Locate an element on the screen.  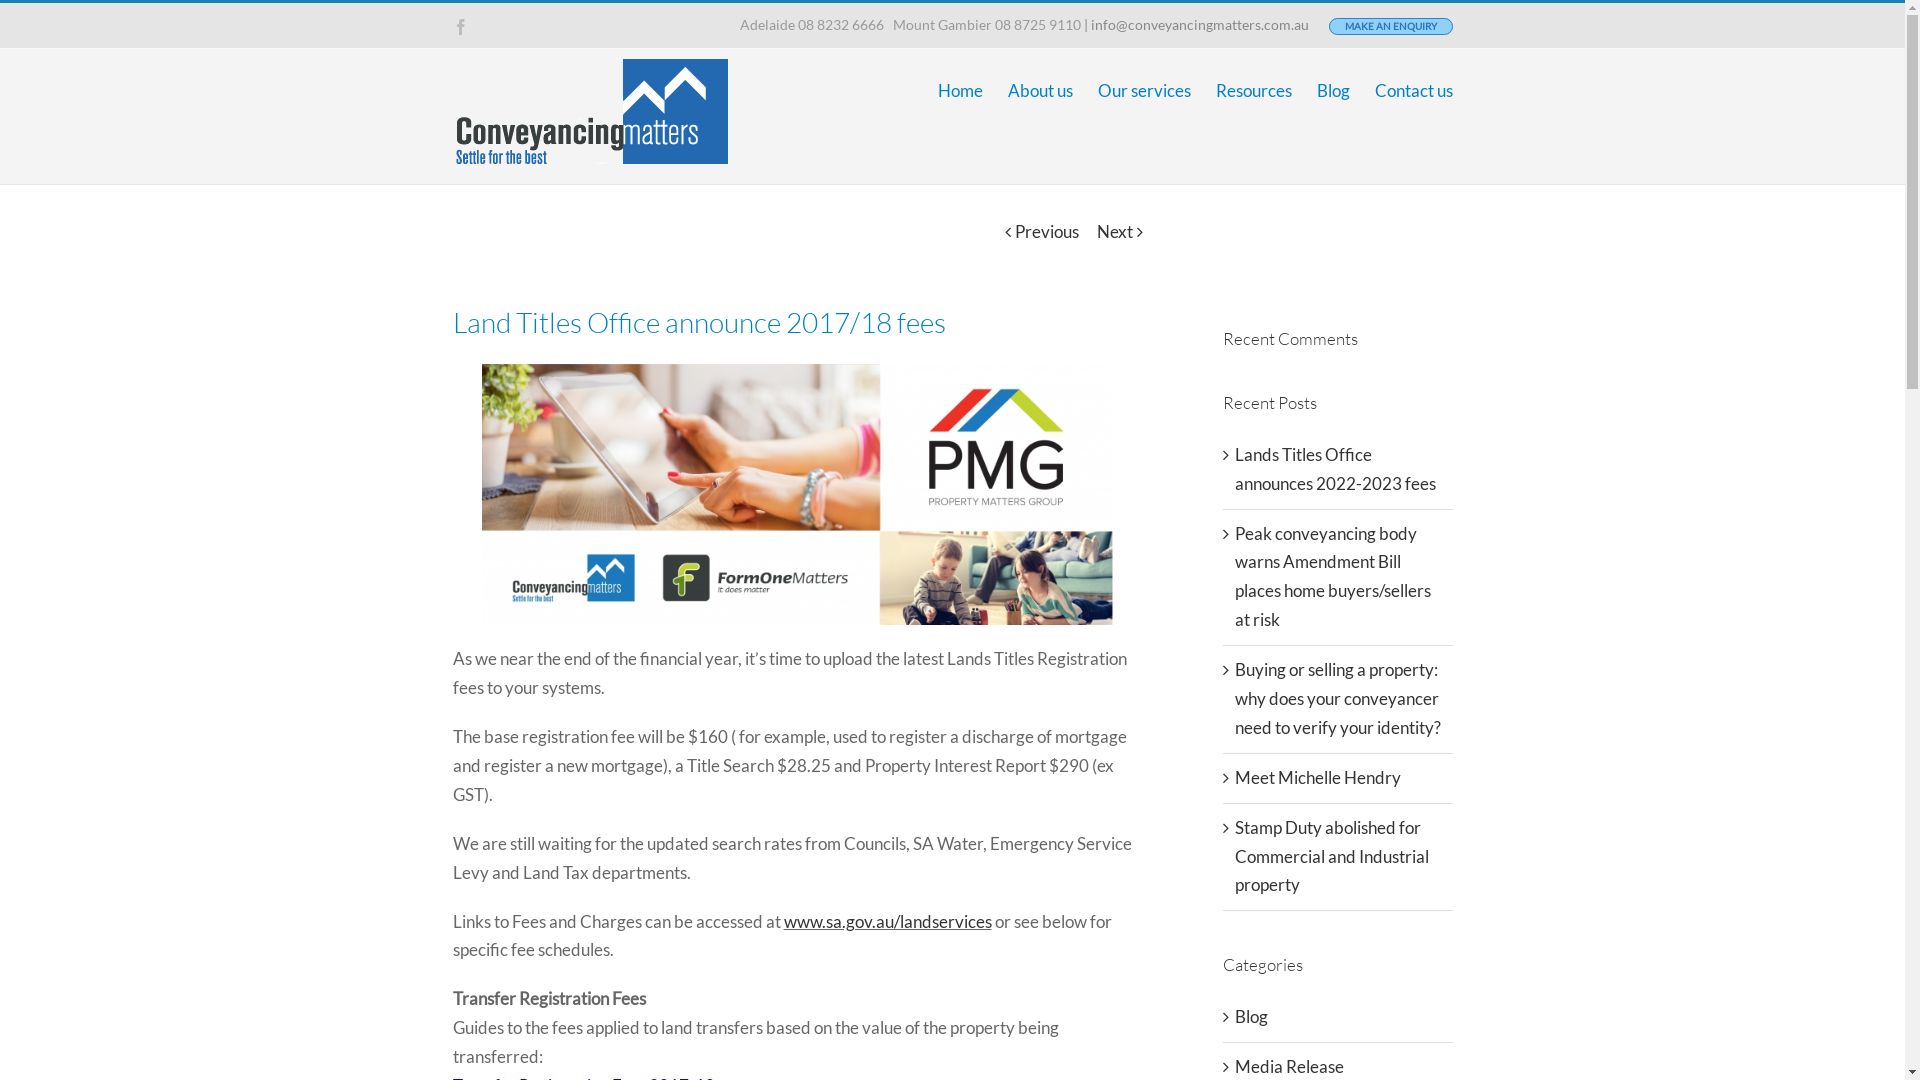
'Our services' is located at coordinates (1144, 90).